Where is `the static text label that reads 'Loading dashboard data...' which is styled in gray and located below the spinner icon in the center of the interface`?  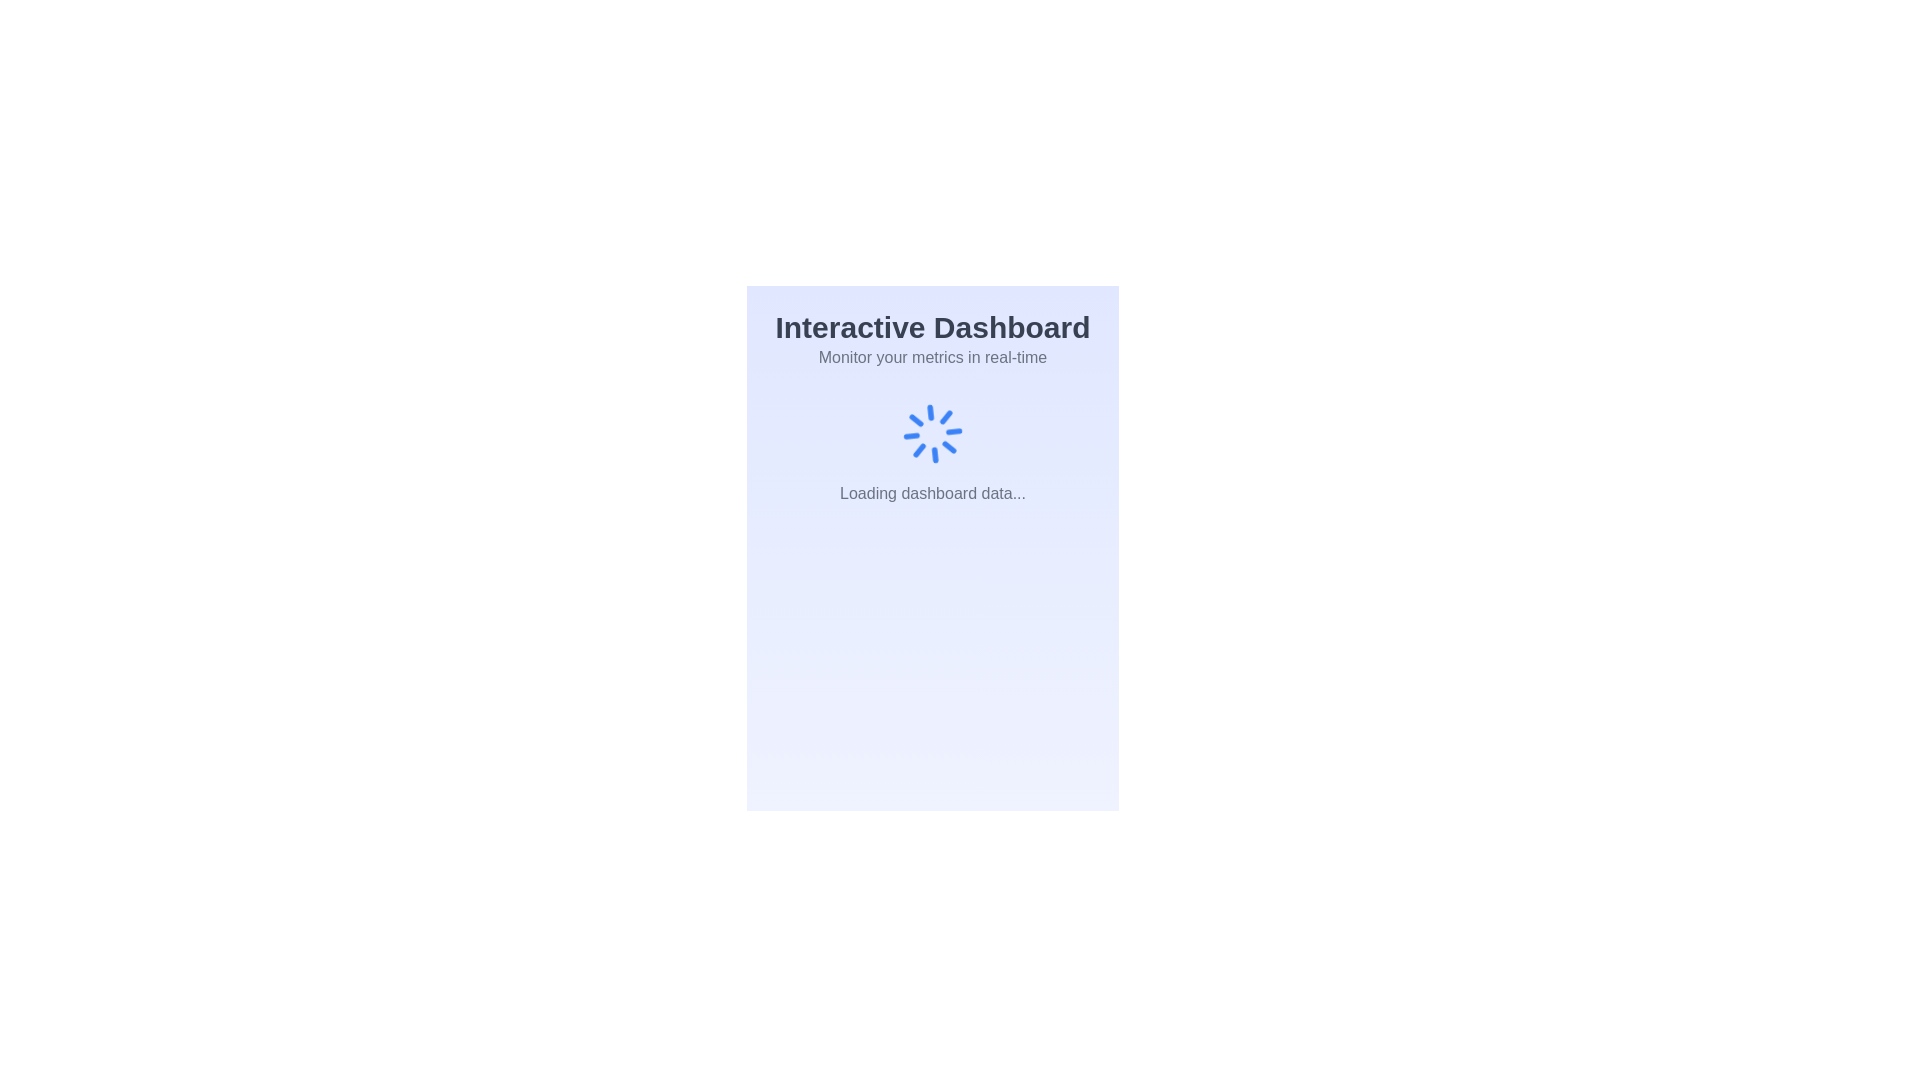
the static text label that reads 'Loading dashboard data...' which is styled in gray and located below the spinner icon in the center of the interface is located at coordinates (931, 493).